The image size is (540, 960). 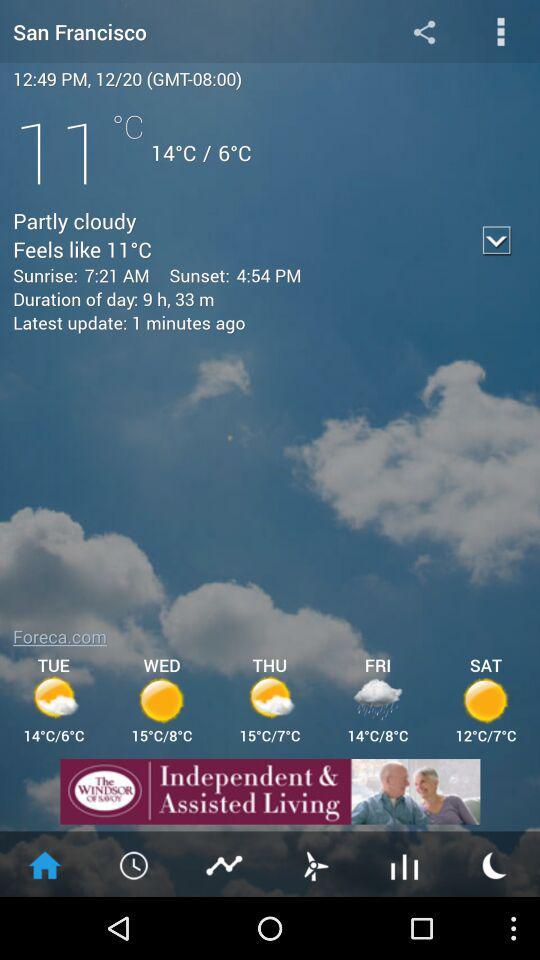 I want to click on the weather icon, so click(x=314, y=925).